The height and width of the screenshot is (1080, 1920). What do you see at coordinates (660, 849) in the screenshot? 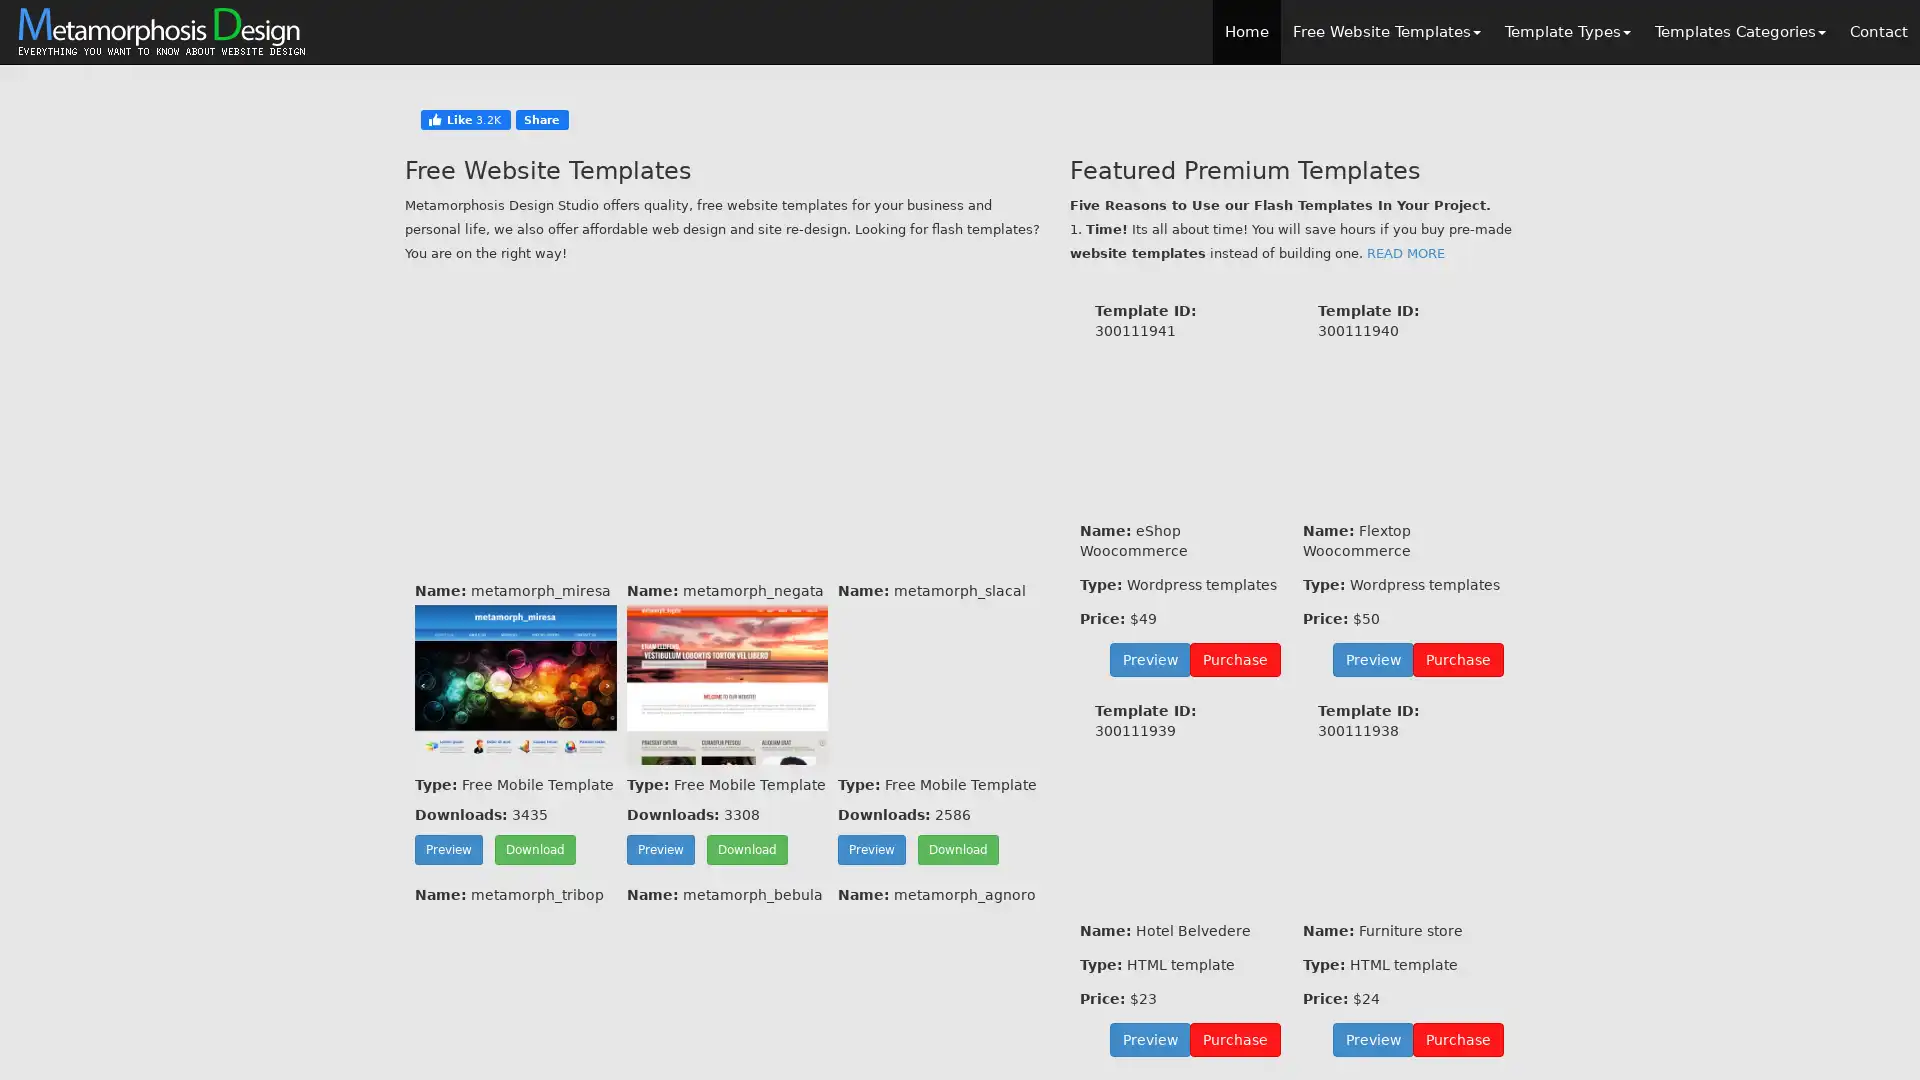
I see `Preview` at bounding box center [660, 849].